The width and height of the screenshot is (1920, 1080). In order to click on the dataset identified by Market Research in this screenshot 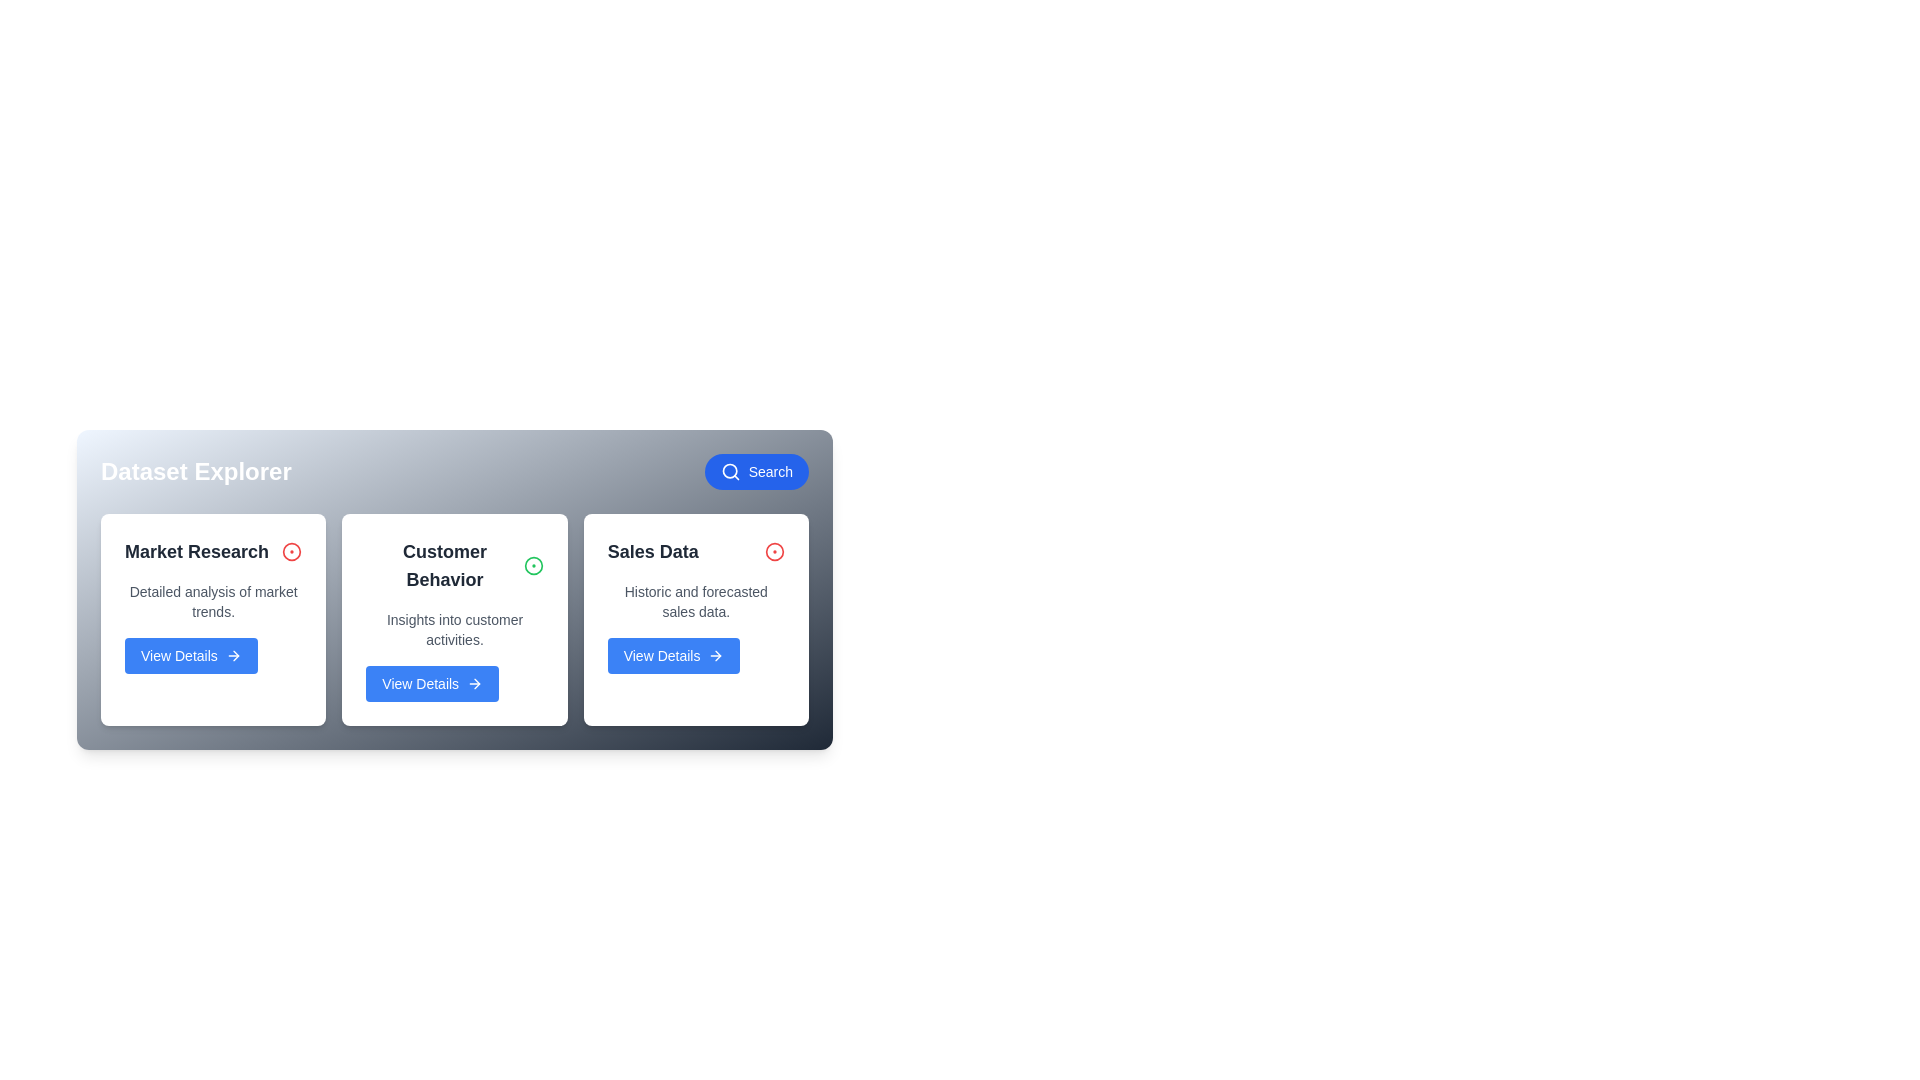, I will do `click(291, 551)`.